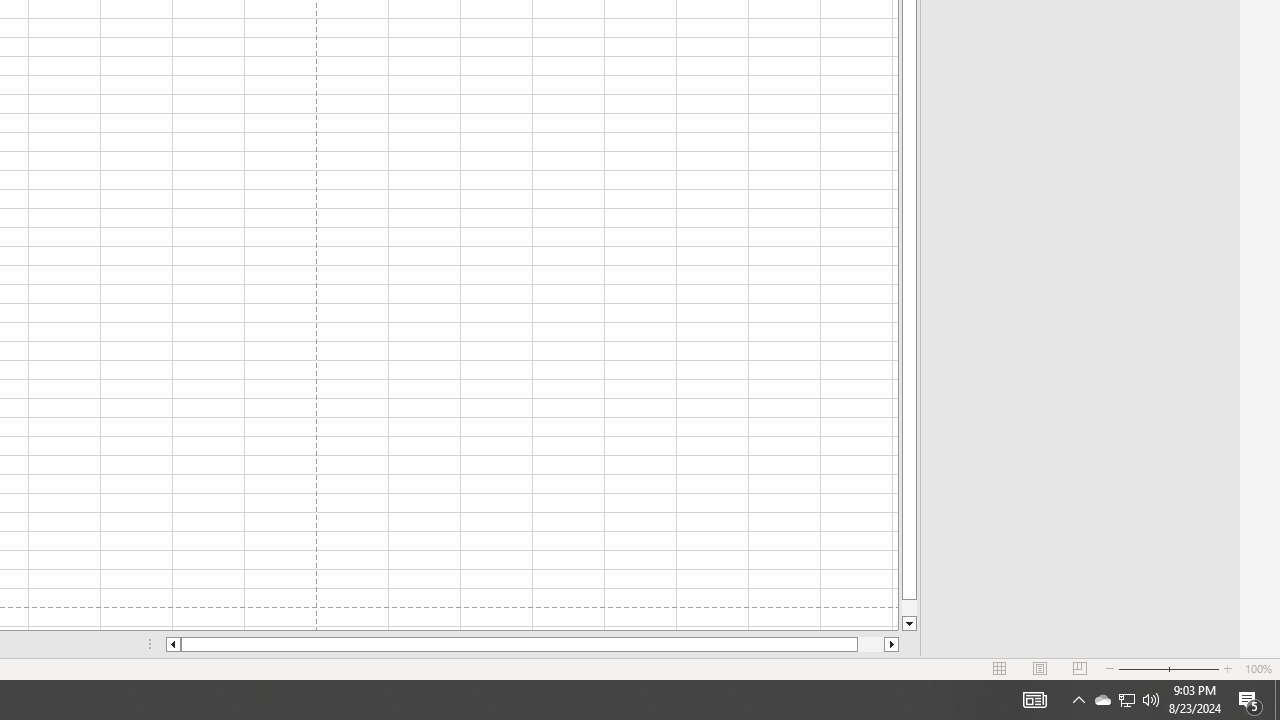  What do you see at coordinates (1078, 669) in the screenshot?
I see `'Page Break Preview'` at bounding box center [1078, 669].